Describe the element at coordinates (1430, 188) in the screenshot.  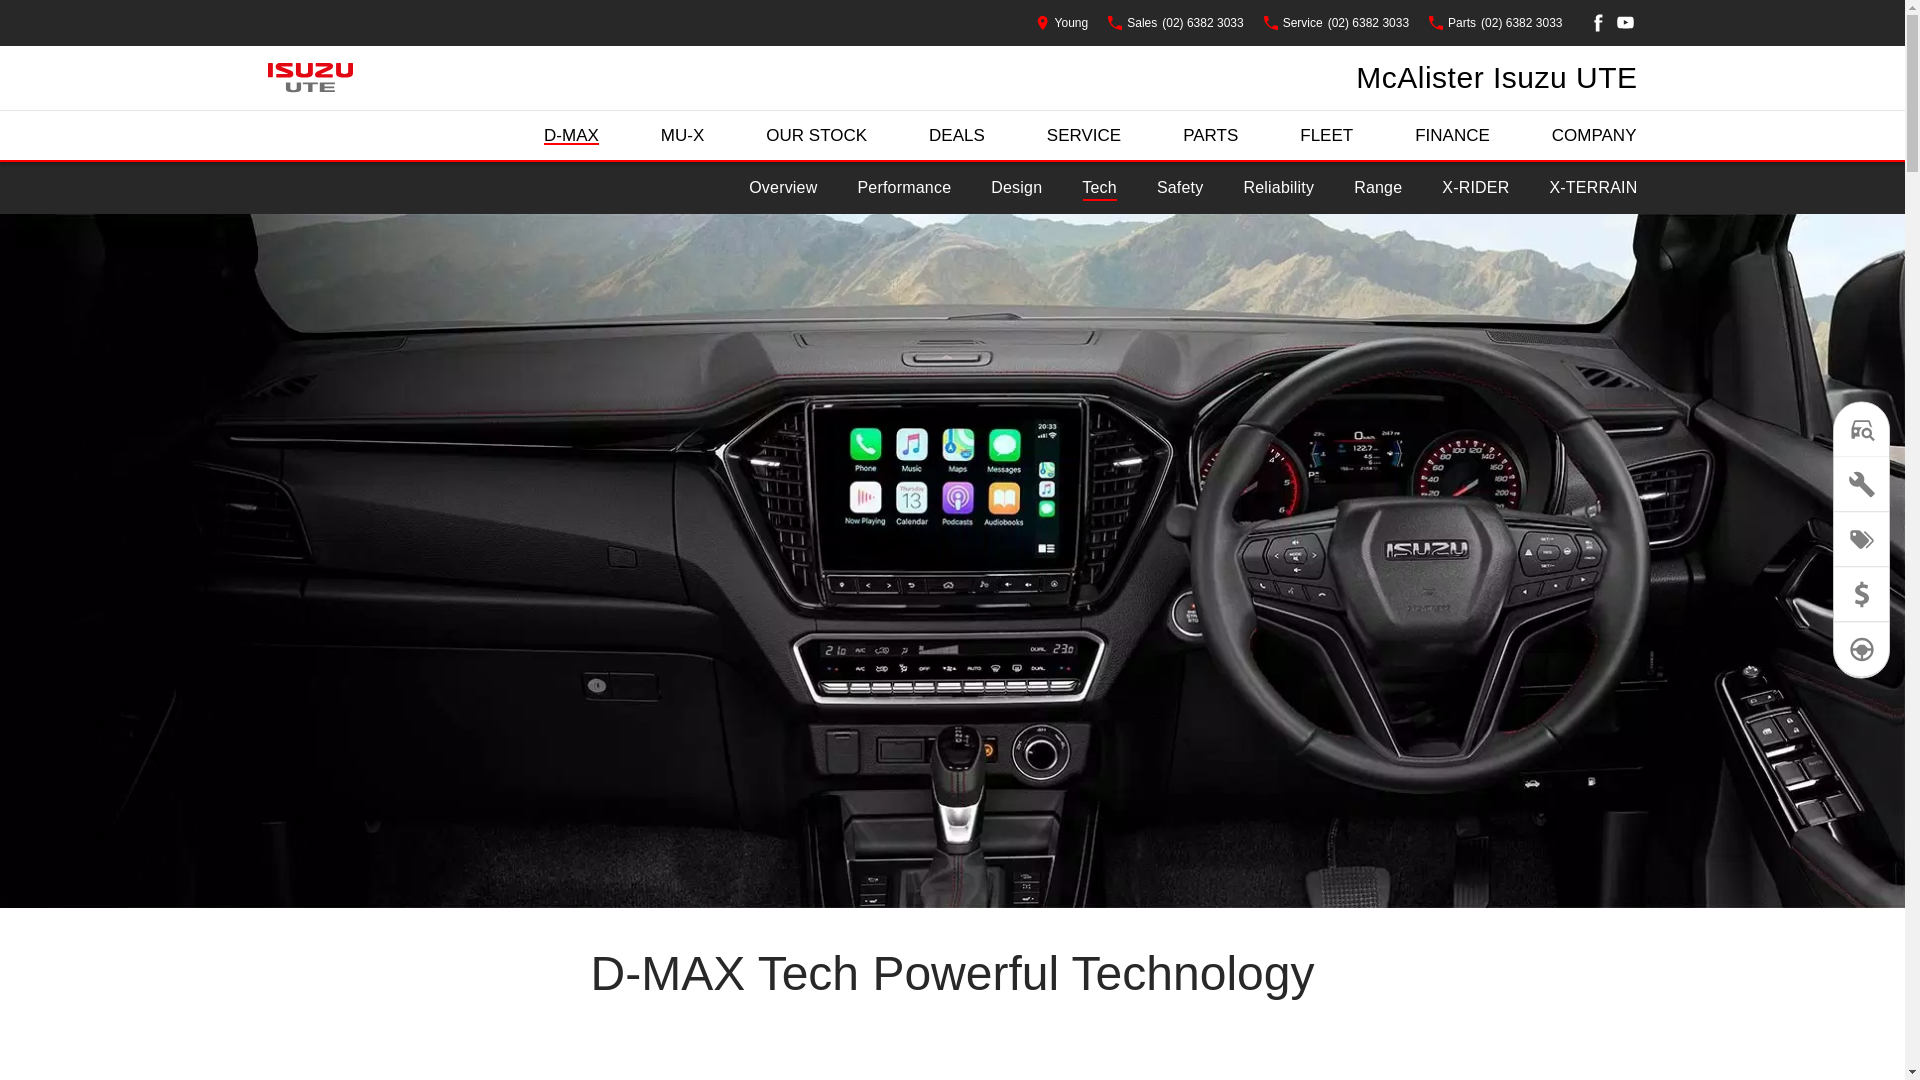
I see `'X-RIDER'` at that location.